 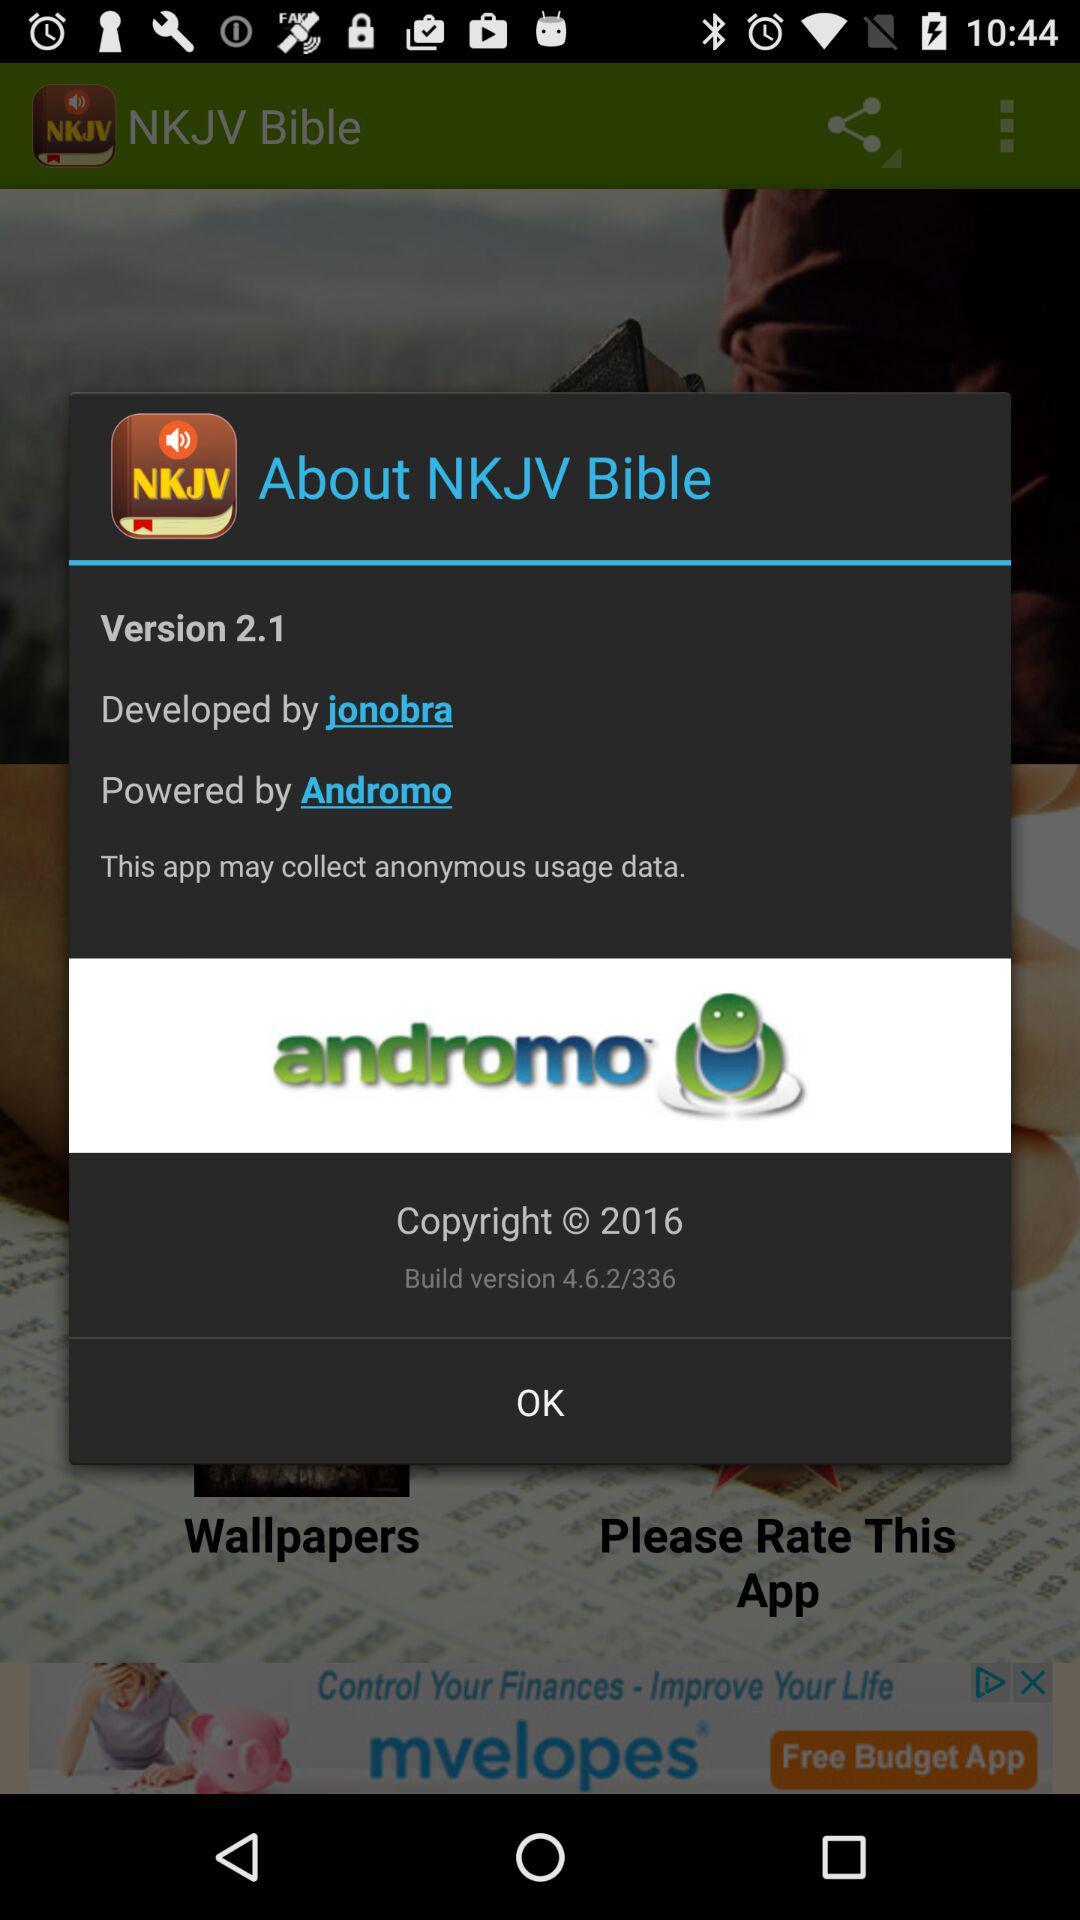 What do you see at coordinates (540, 804) in the screenshot?
I see `the item below developed by jonobra app` at bounding box center [540, 804].